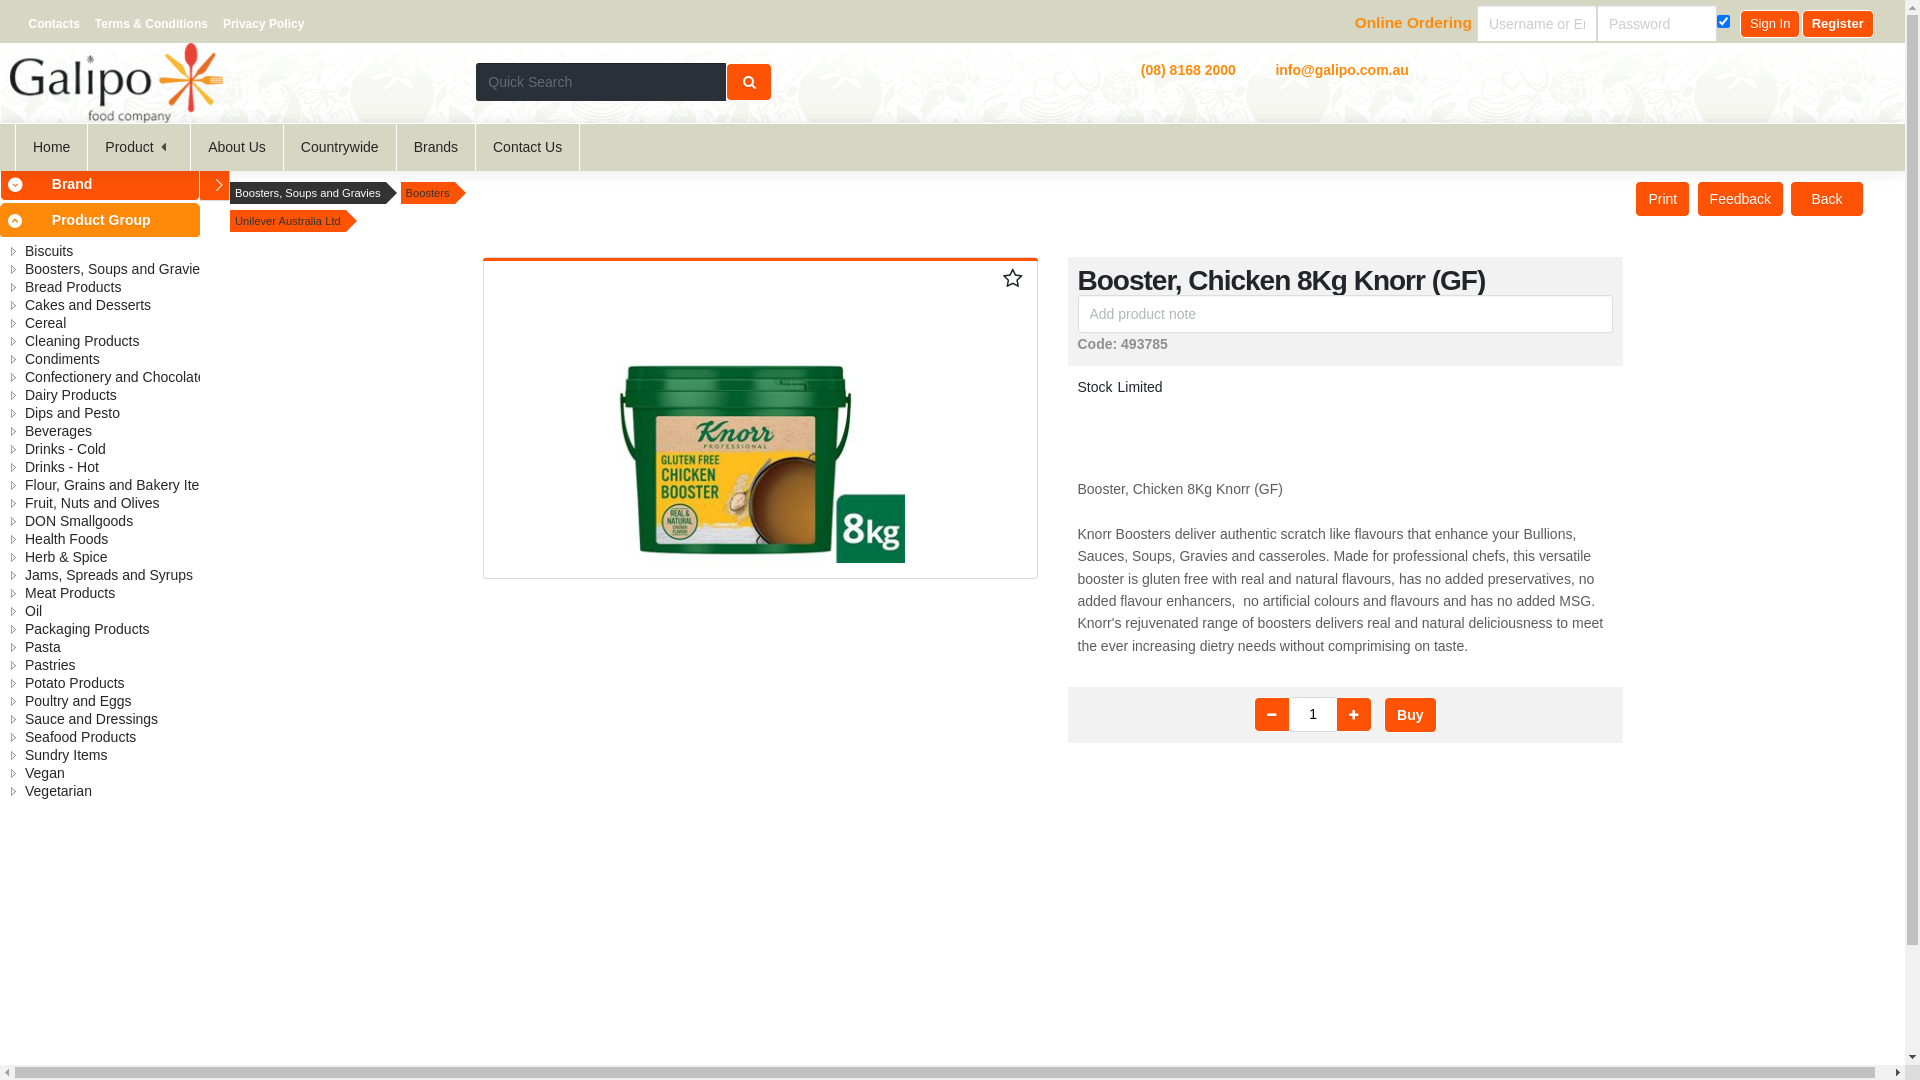  Describe the element at coordinates (108, 574) in the screenshot. I see `'Jams, Spreads and Syrups'` at that location.